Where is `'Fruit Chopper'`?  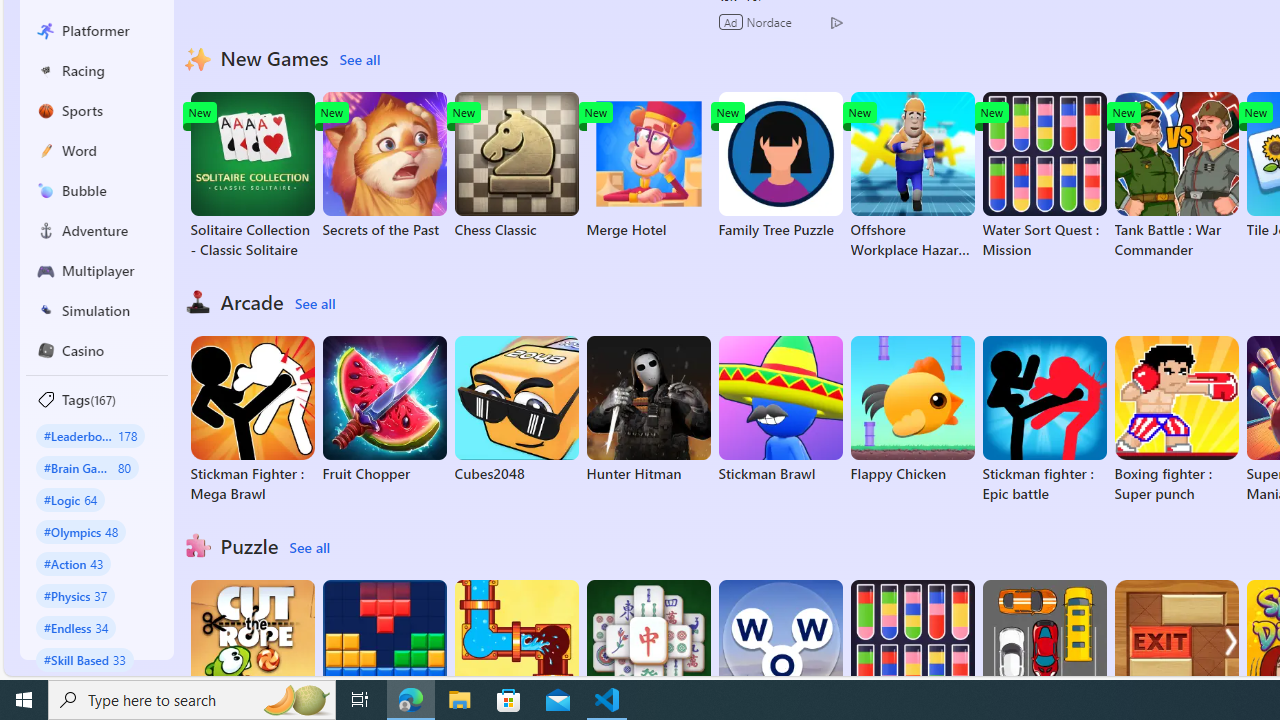
'Fruit Chopper' is located at coordinates (384, 409).